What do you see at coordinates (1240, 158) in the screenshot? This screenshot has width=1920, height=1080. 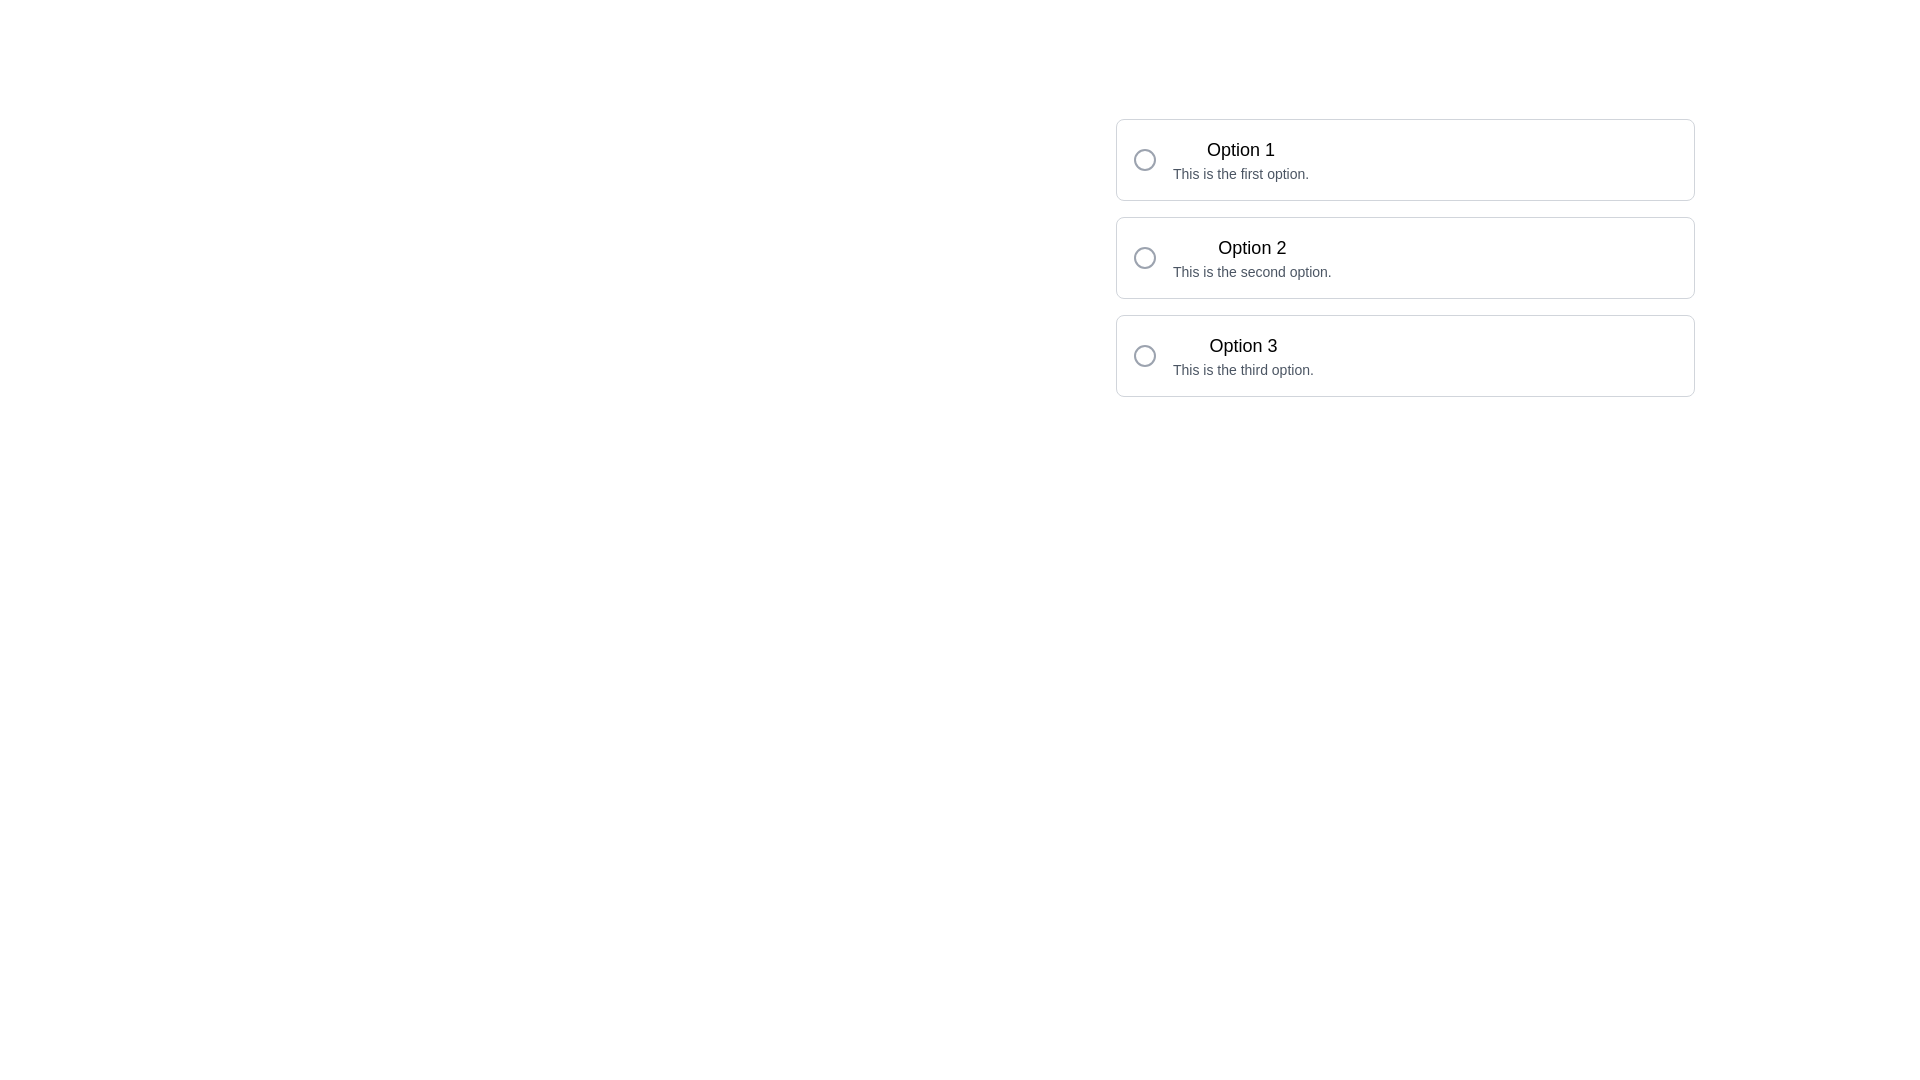 I see `the Text Label that describes an option in a selection form, situated as the first item in a vertical stack, within a light box and adjacent to a radio button` at bounding box center [1240, 158].